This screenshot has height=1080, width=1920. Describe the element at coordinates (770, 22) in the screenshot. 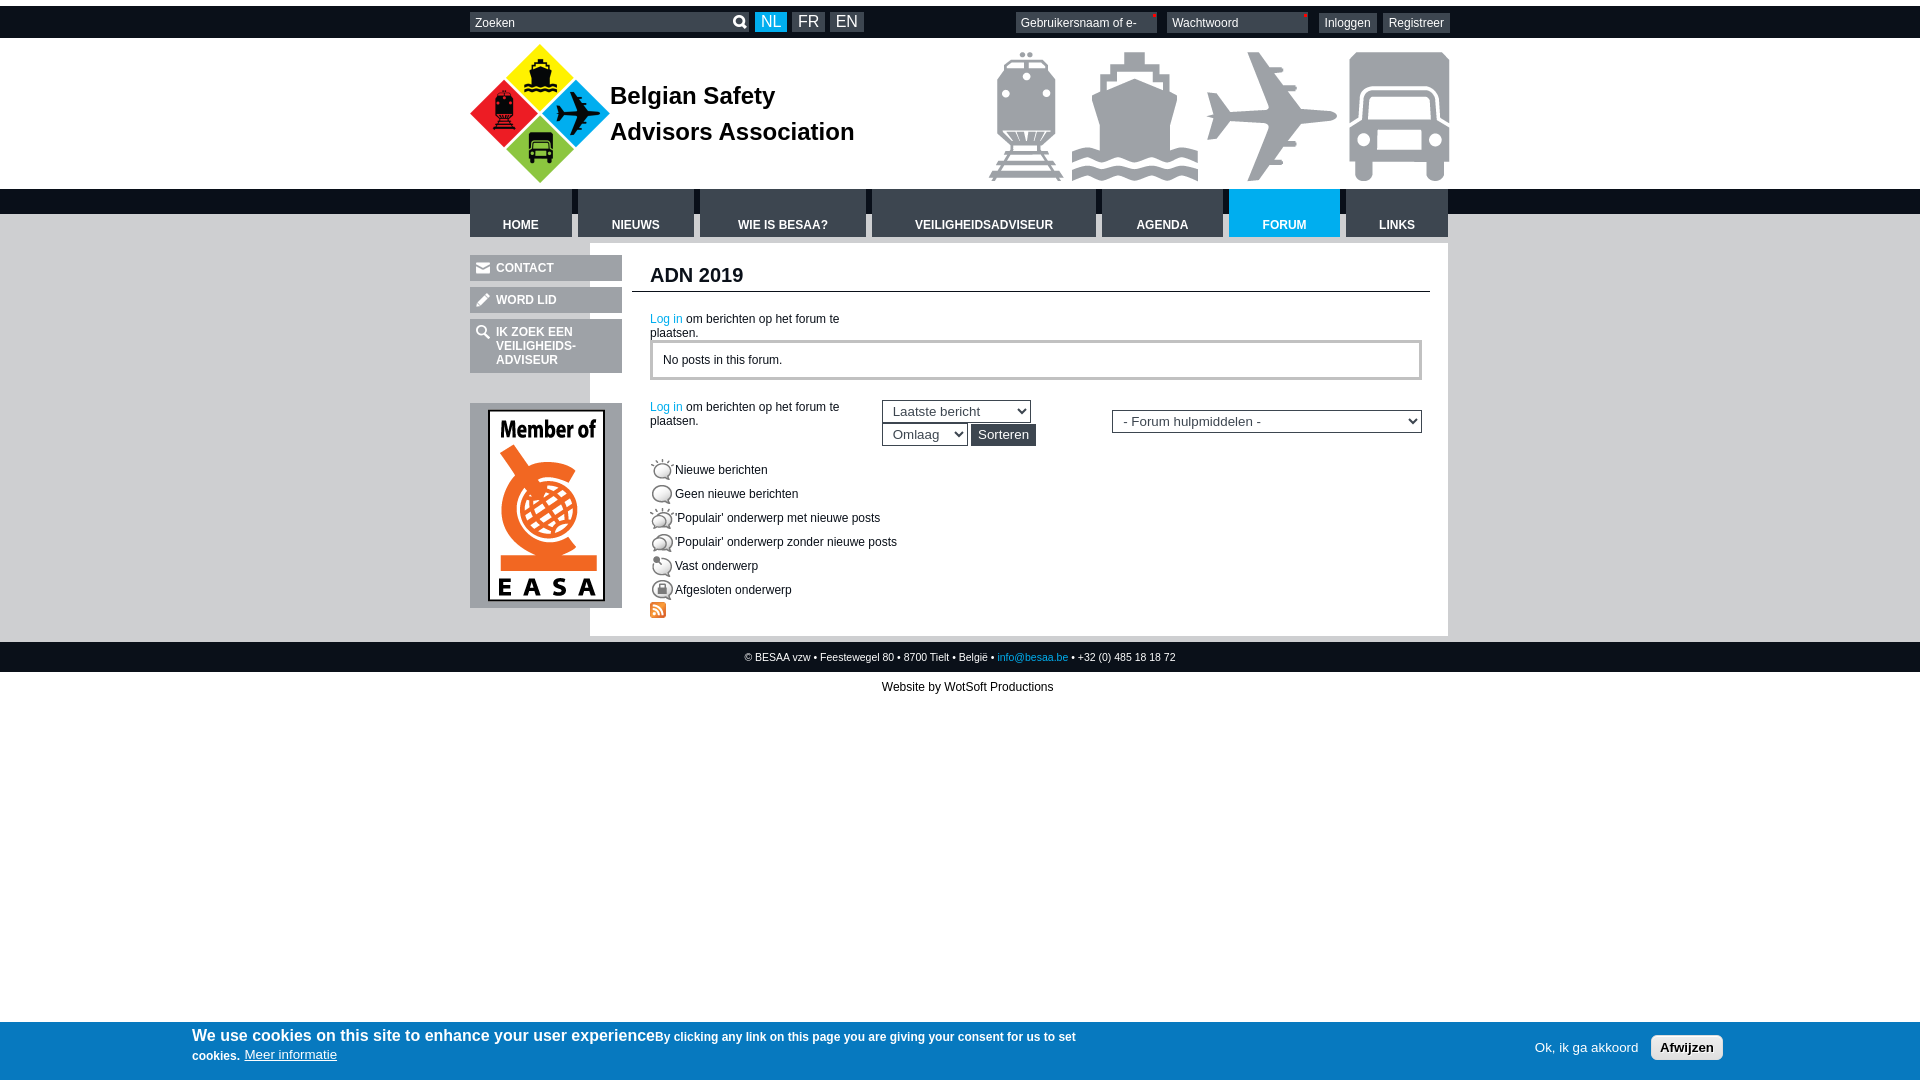

I see `'NL'` at that location.